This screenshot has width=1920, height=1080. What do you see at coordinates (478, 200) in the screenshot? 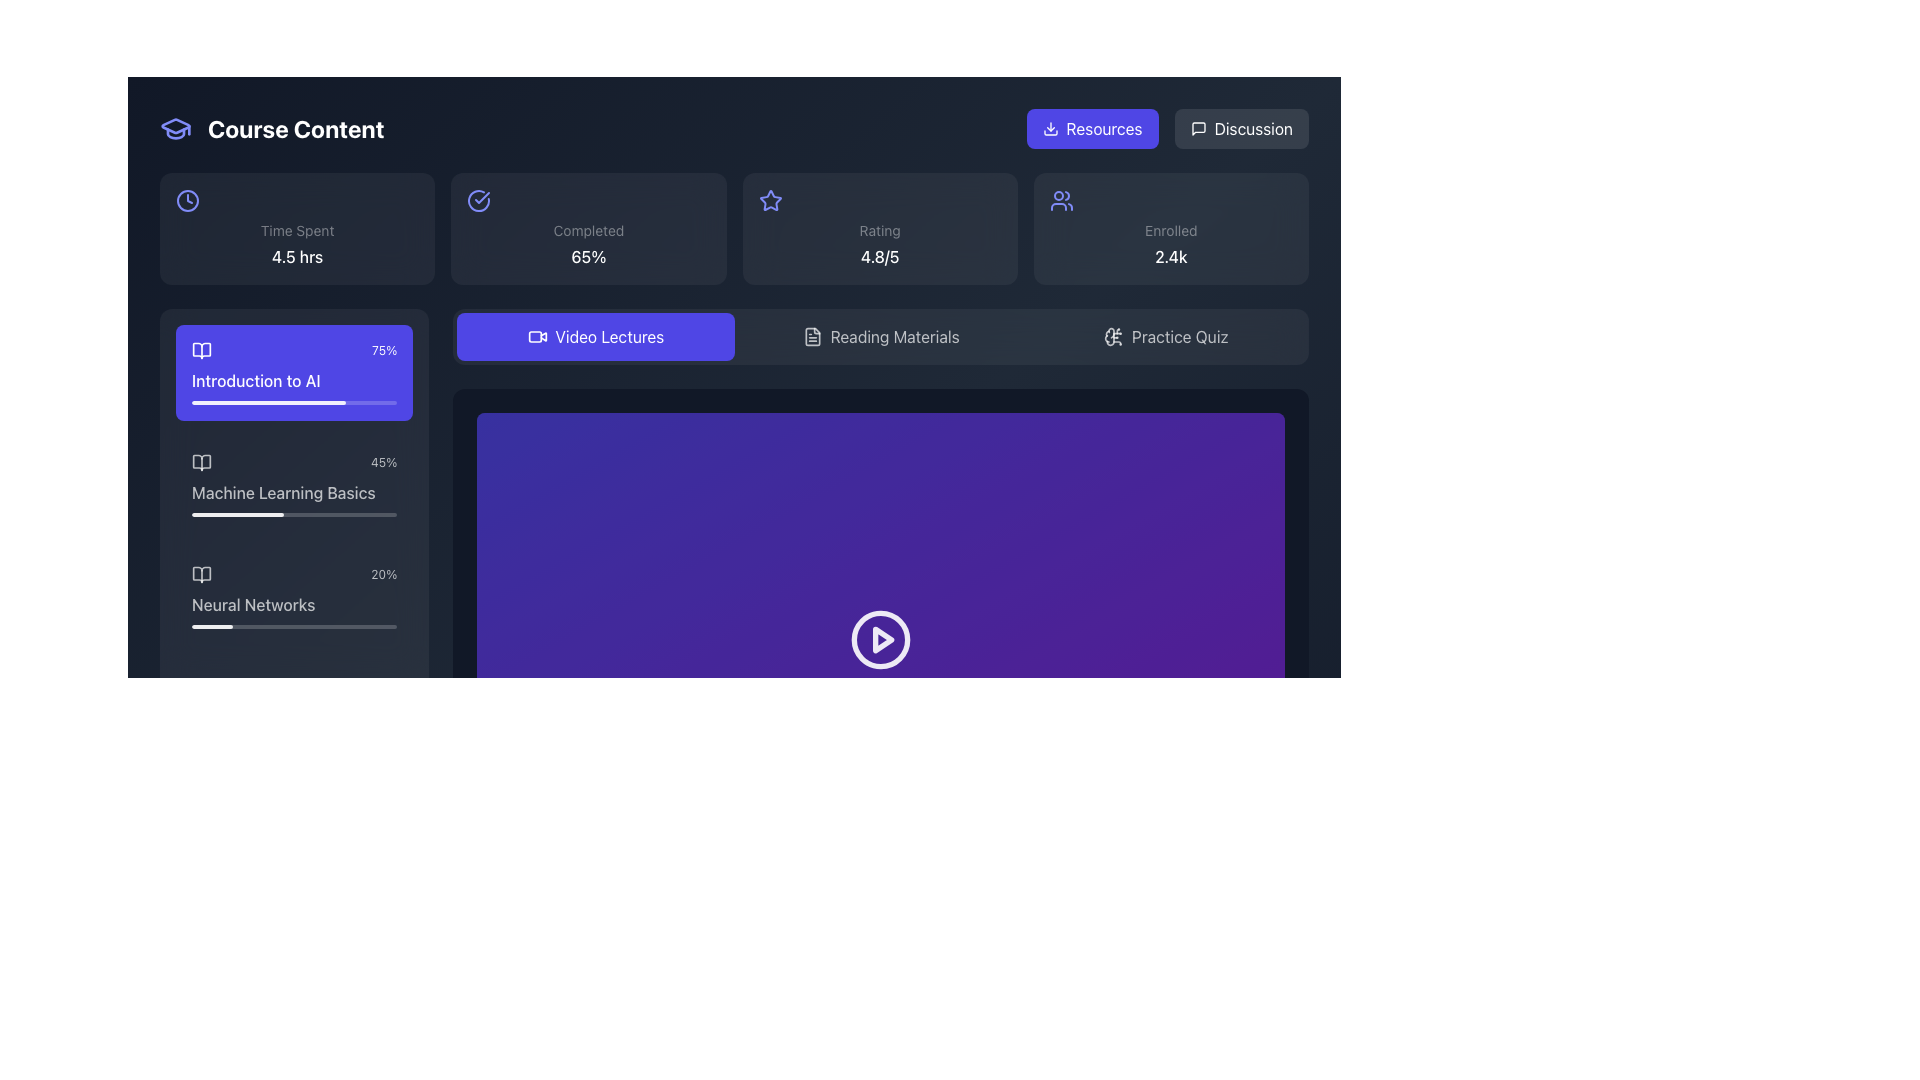
I see `the circular vector graphic icon located within the completed tasks section, which is styled as part of a line-drawn icon` at bounding box center [478, 200].